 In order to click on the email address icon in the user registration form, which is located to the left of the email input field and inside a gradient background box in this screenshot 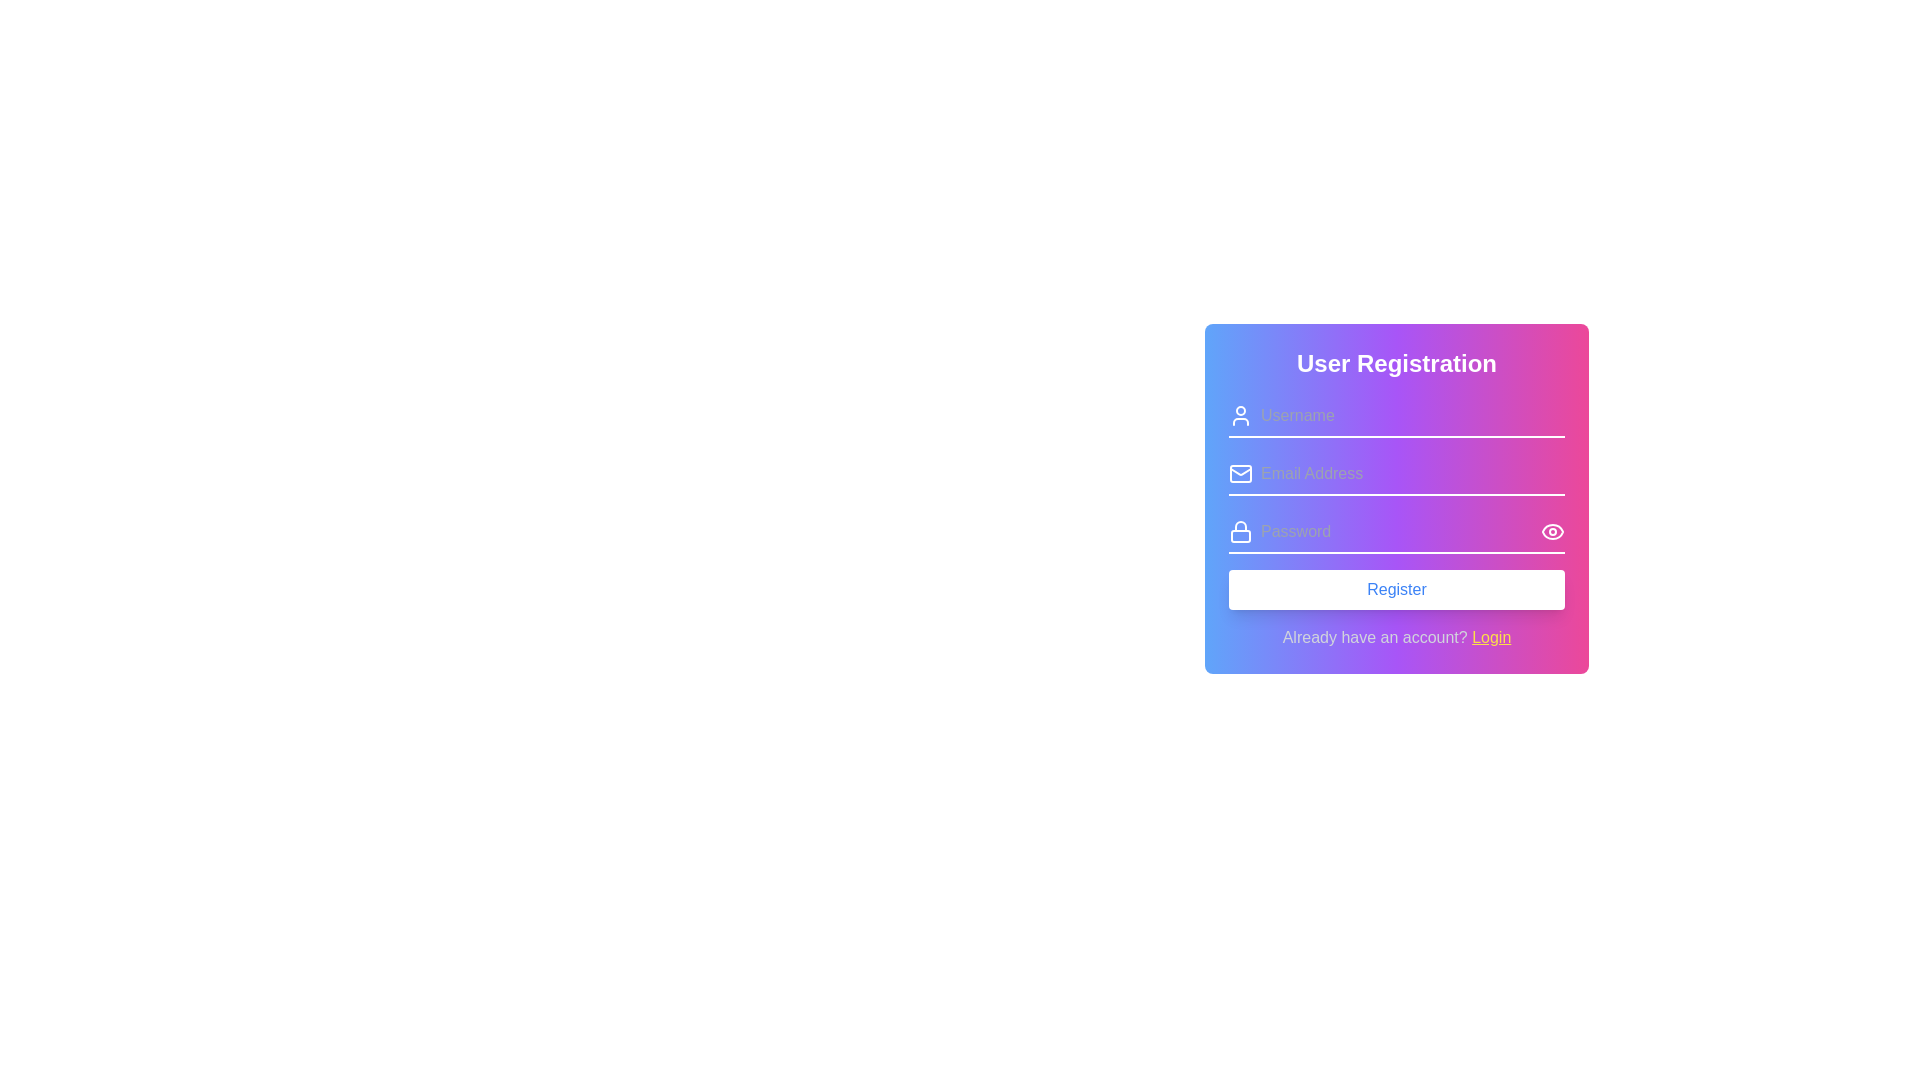, I will do `click(1240, 474)`.